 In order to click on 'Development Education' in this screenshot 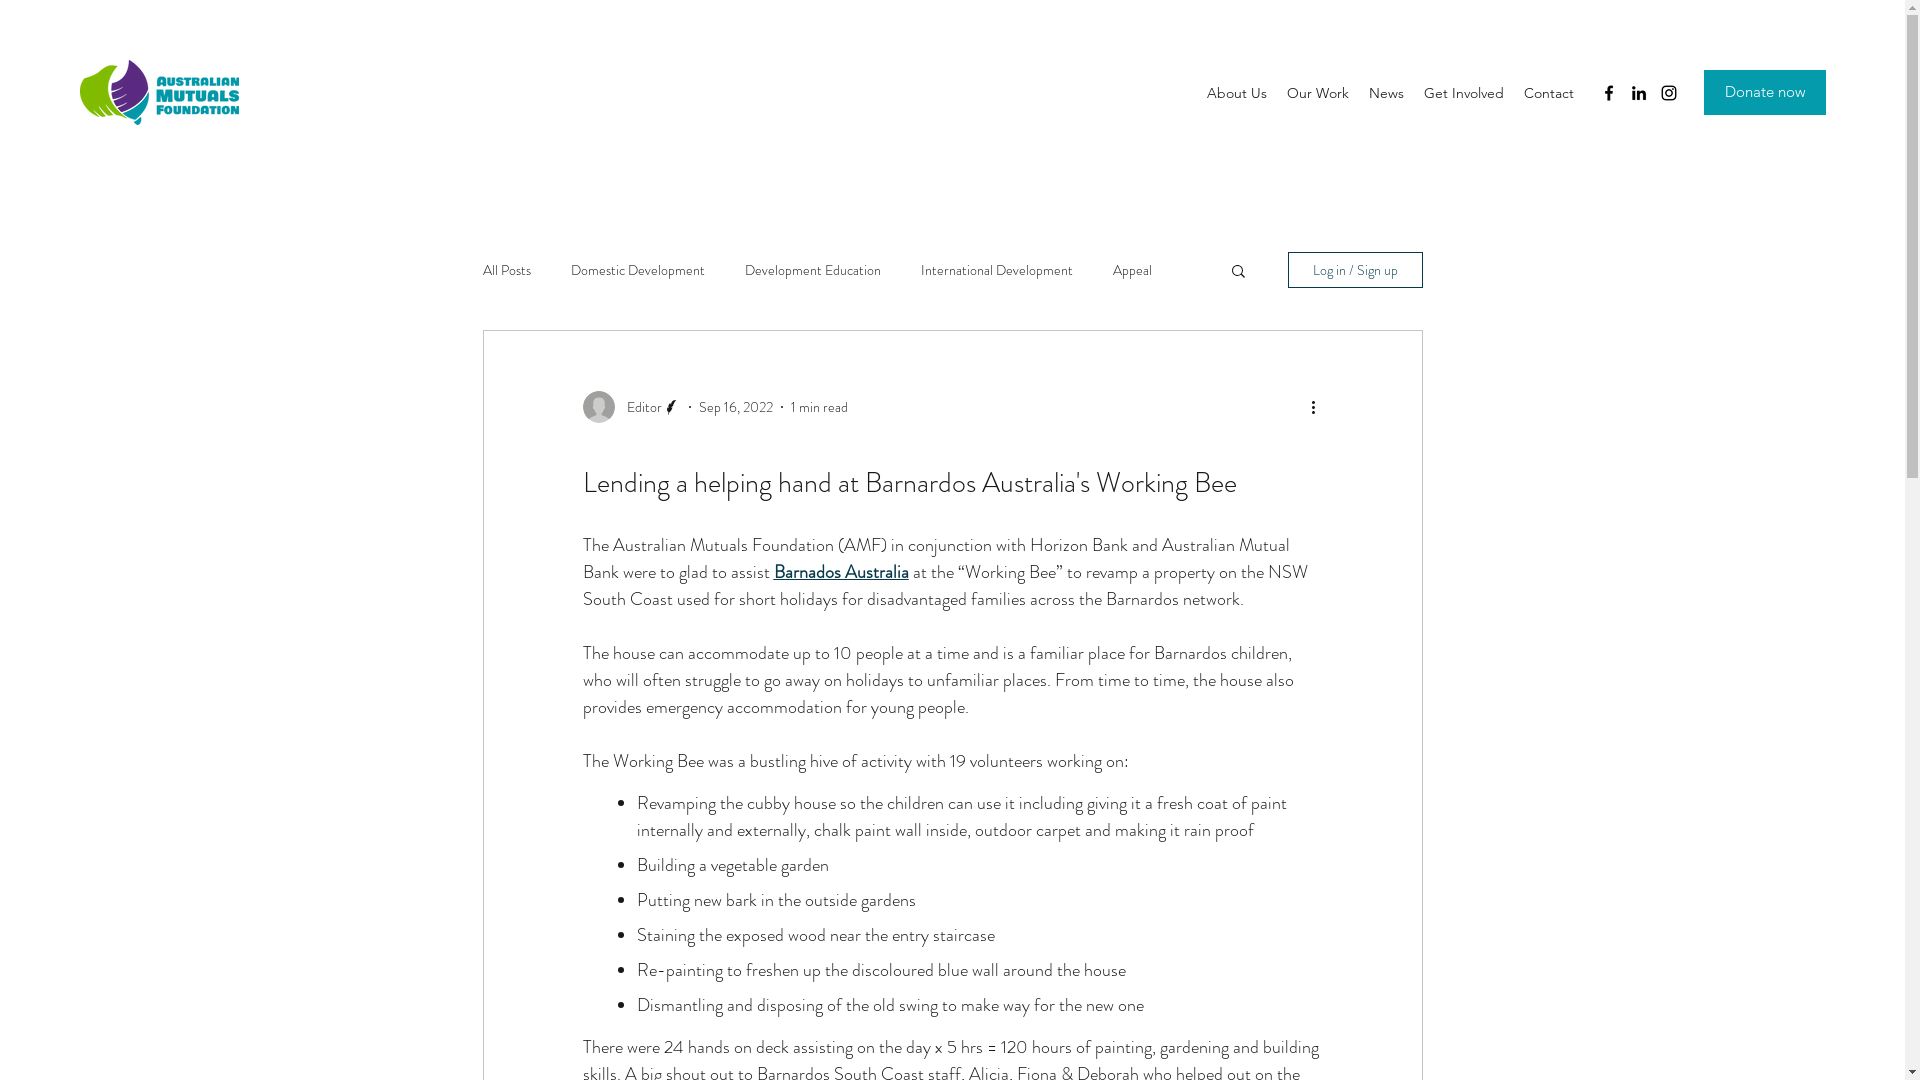, I will do `click(811, 270)`.